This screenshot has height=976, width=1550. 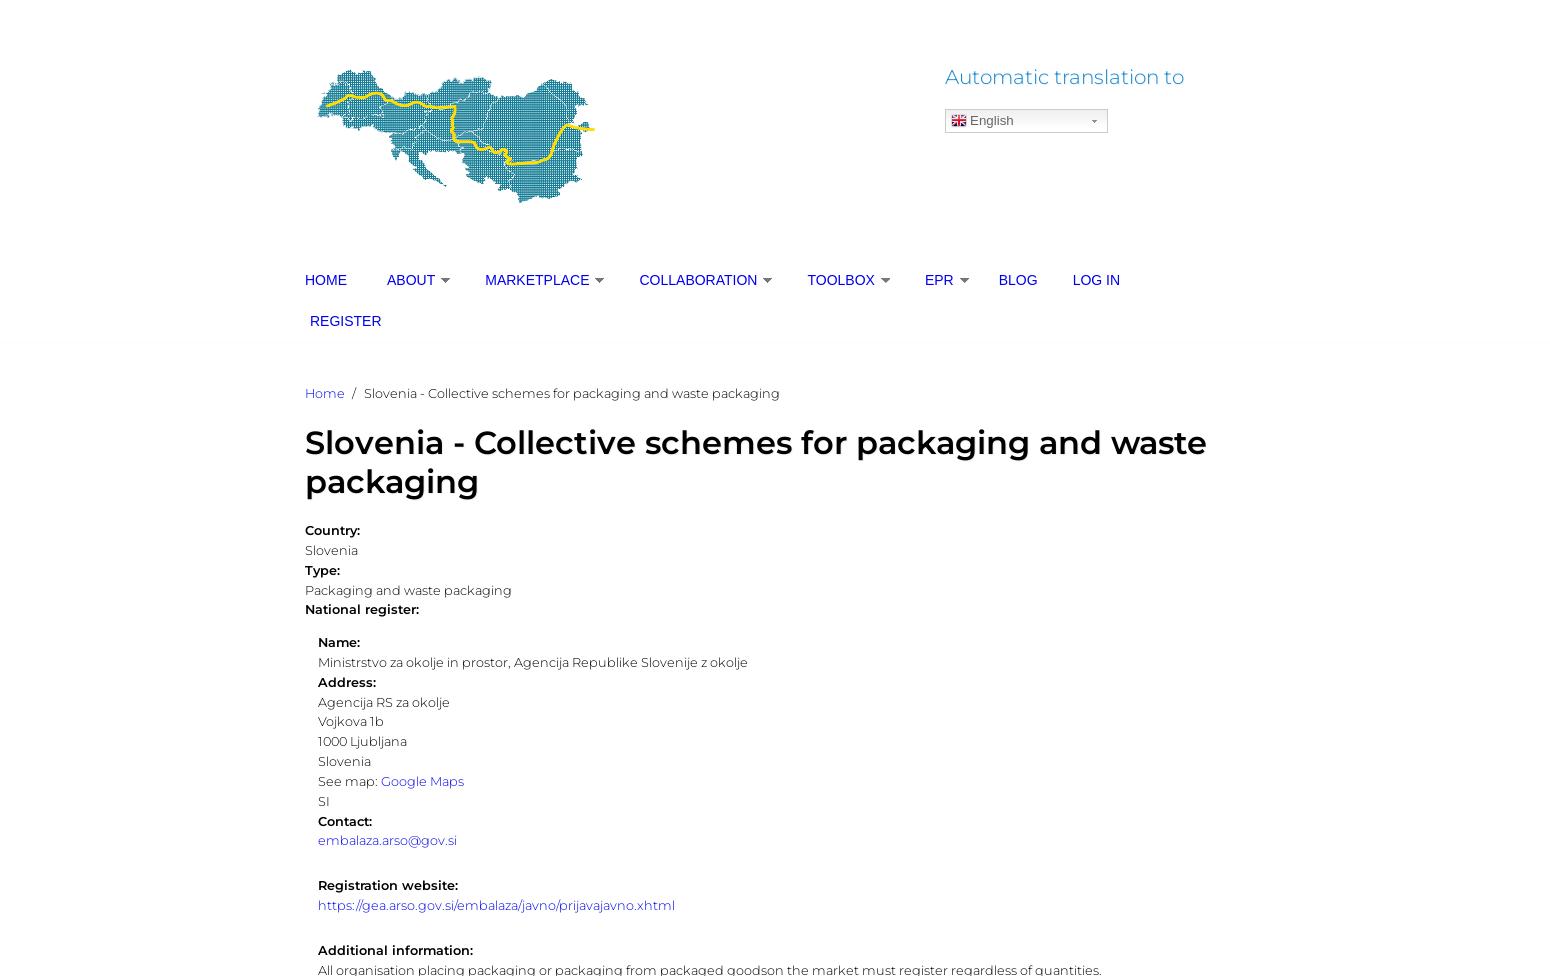 I want to click on 'Packaging and waste packaging', so click(x=408, y=589).